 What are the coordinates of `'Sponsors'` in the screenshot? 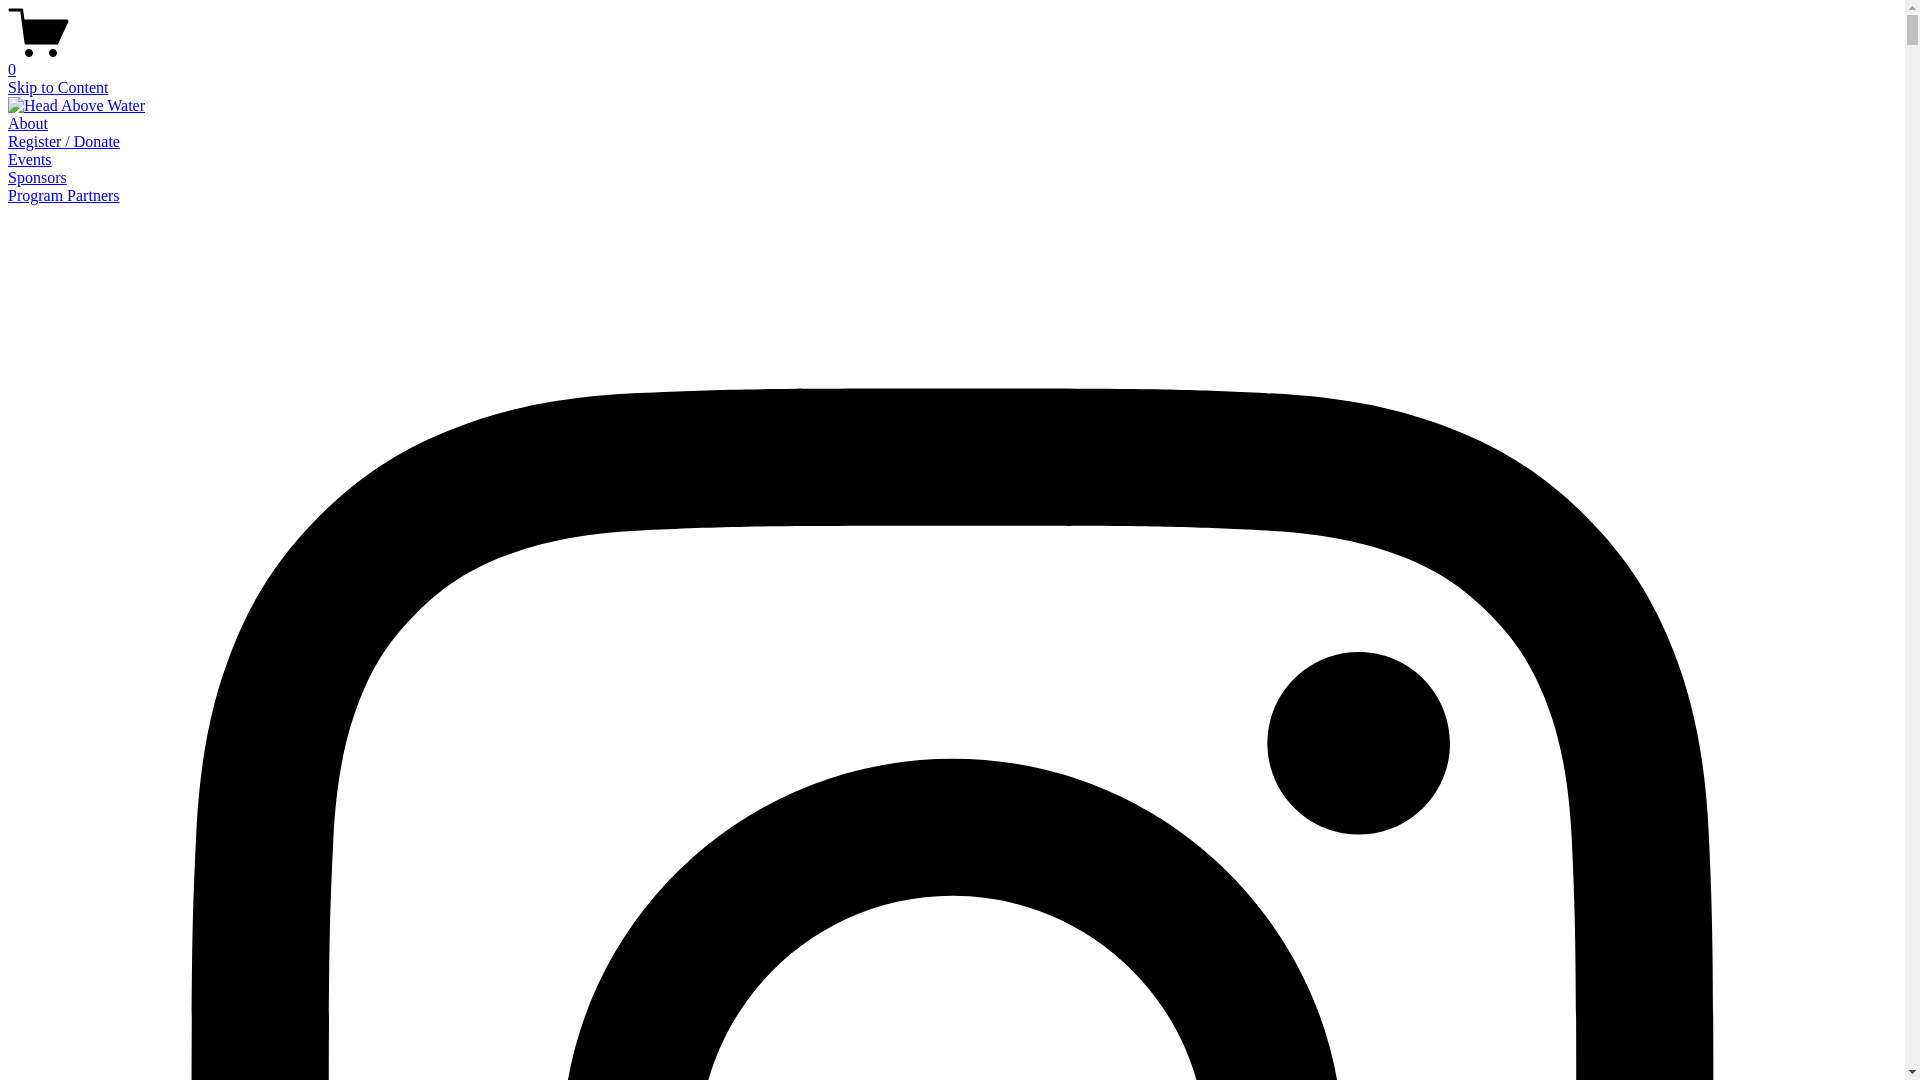 It's located at (37, 176).